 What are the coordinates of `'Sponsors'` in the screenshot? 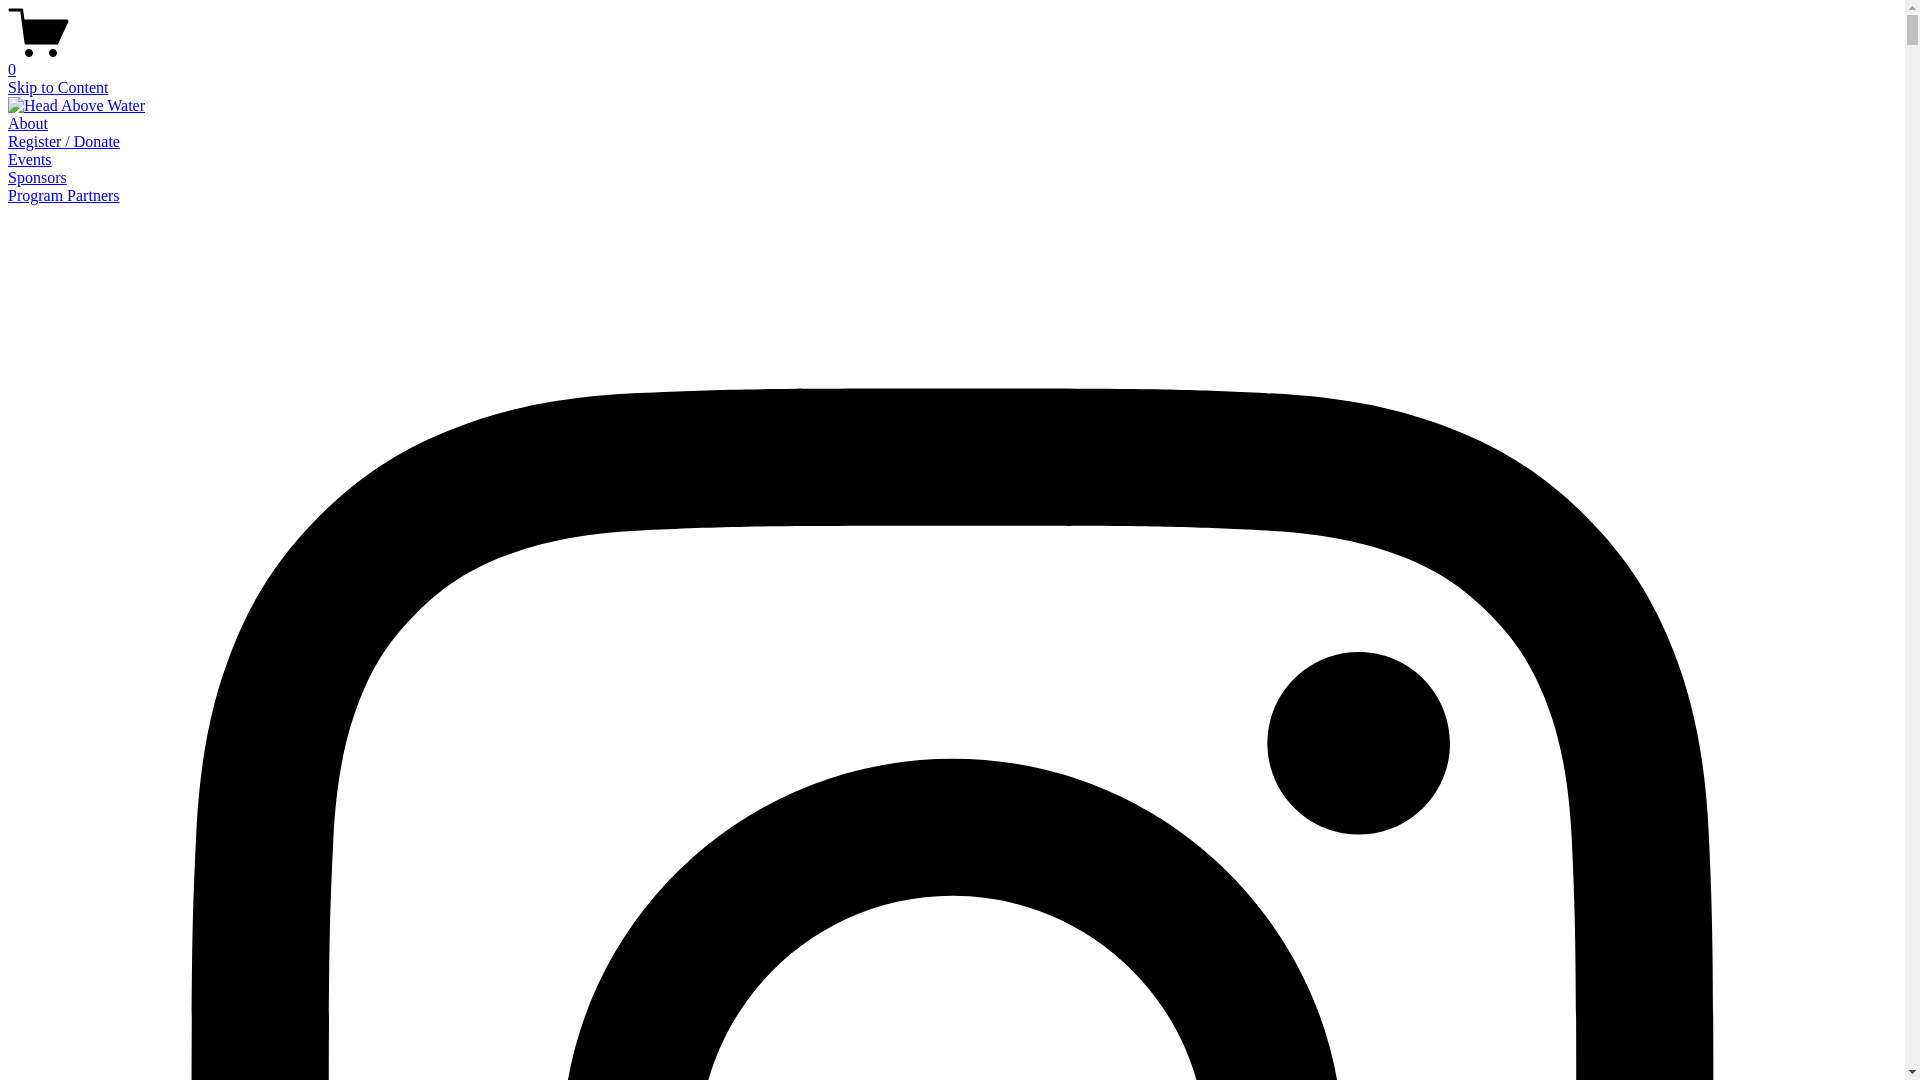 It's located at (37, 176).